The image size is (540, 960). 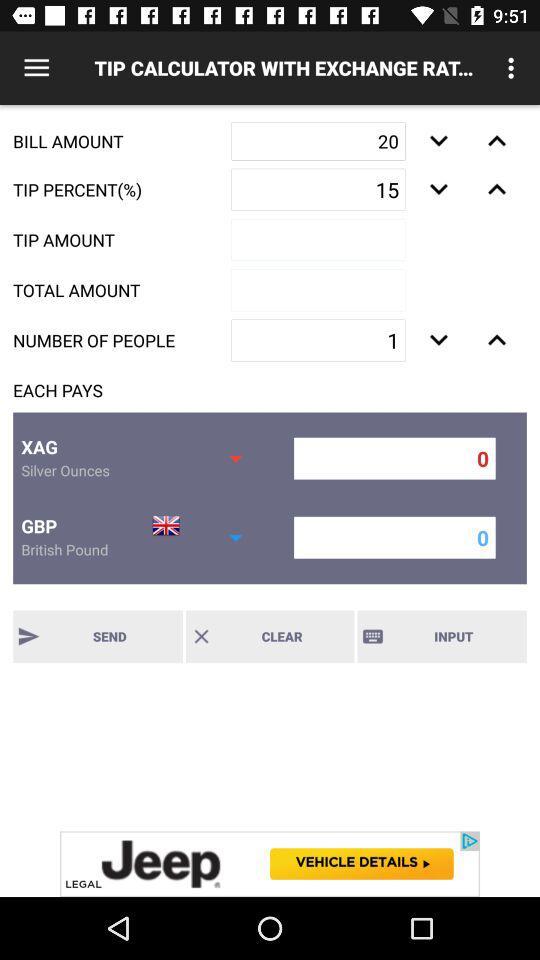 What do you see at coordinates (97, 635) in the screenshot?
I see `send button along with text send` at bounding box center [97, 635].